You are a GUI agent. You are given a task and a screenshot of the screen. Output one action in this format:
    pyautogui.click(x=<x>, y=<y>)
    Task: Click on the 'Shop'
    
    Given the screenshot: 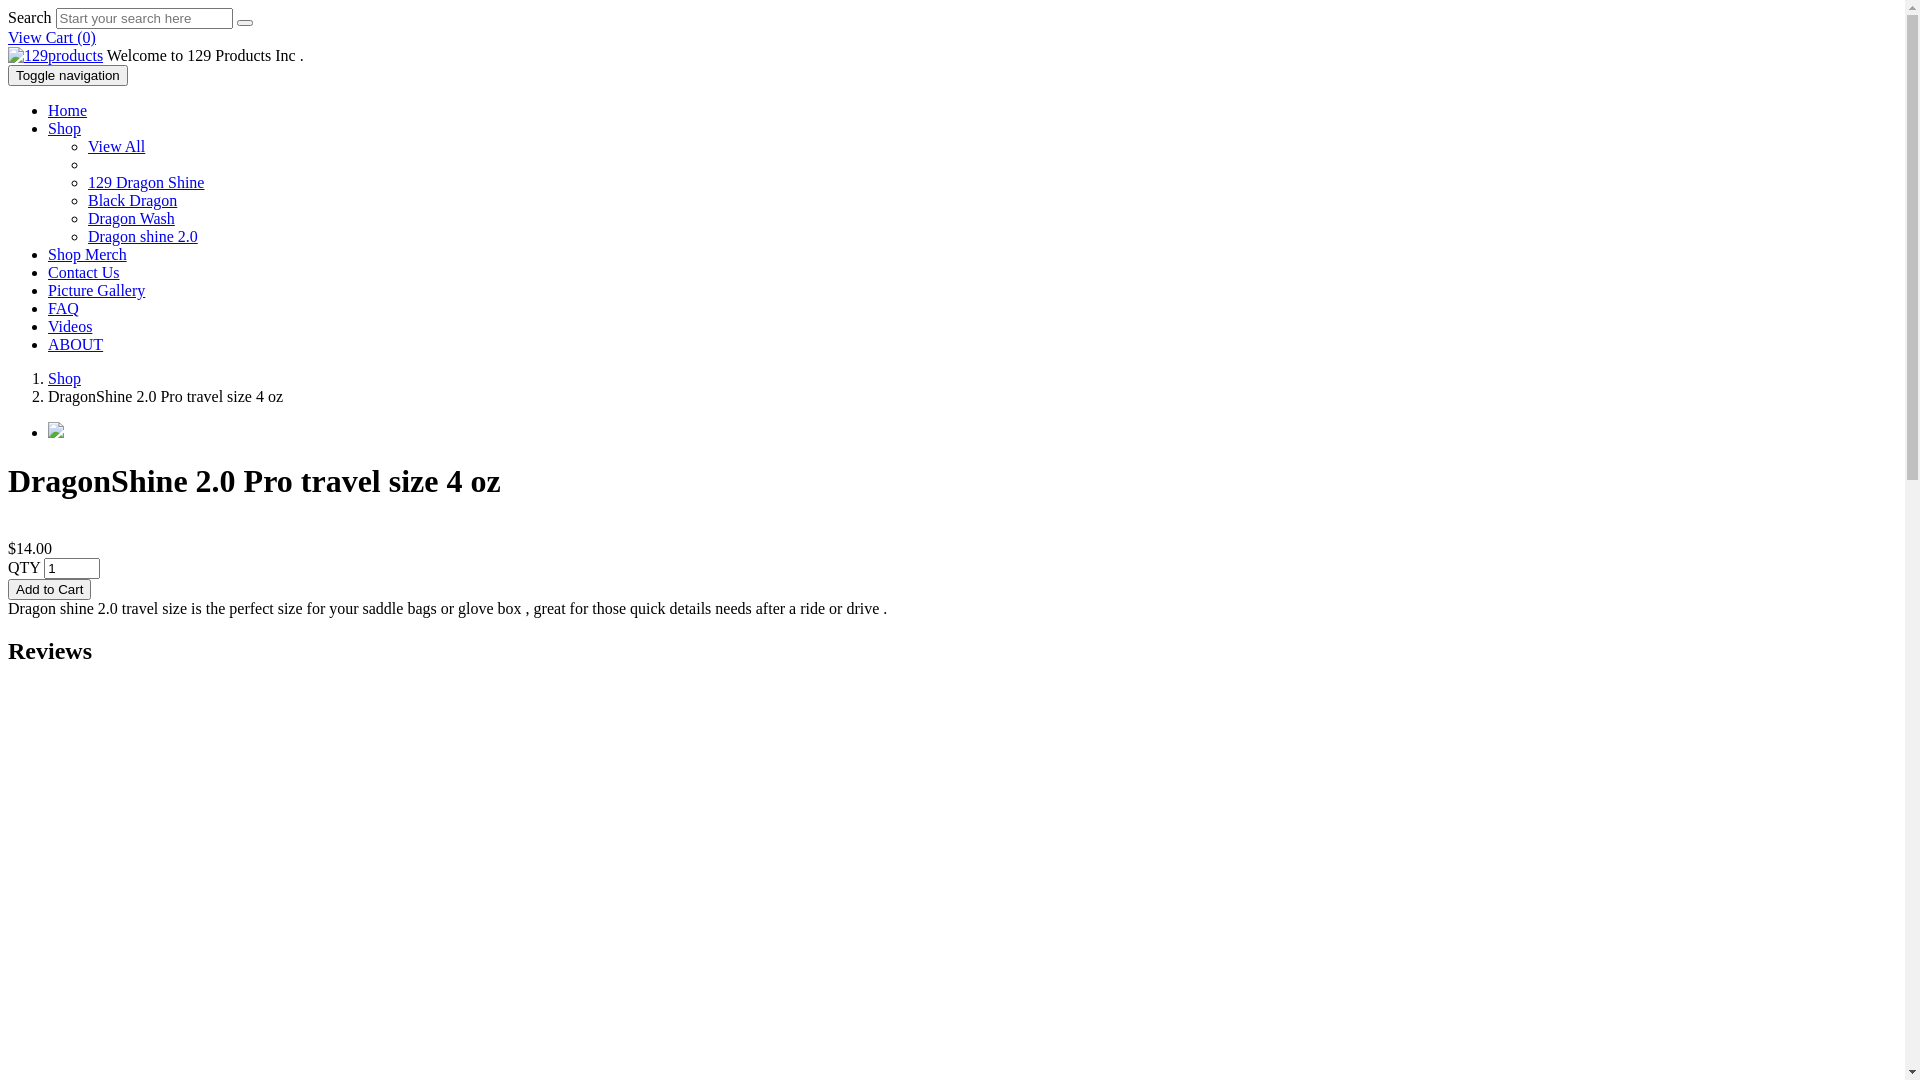 What is the action you would take?
    pyautogui.click(x=64, y=128)
    